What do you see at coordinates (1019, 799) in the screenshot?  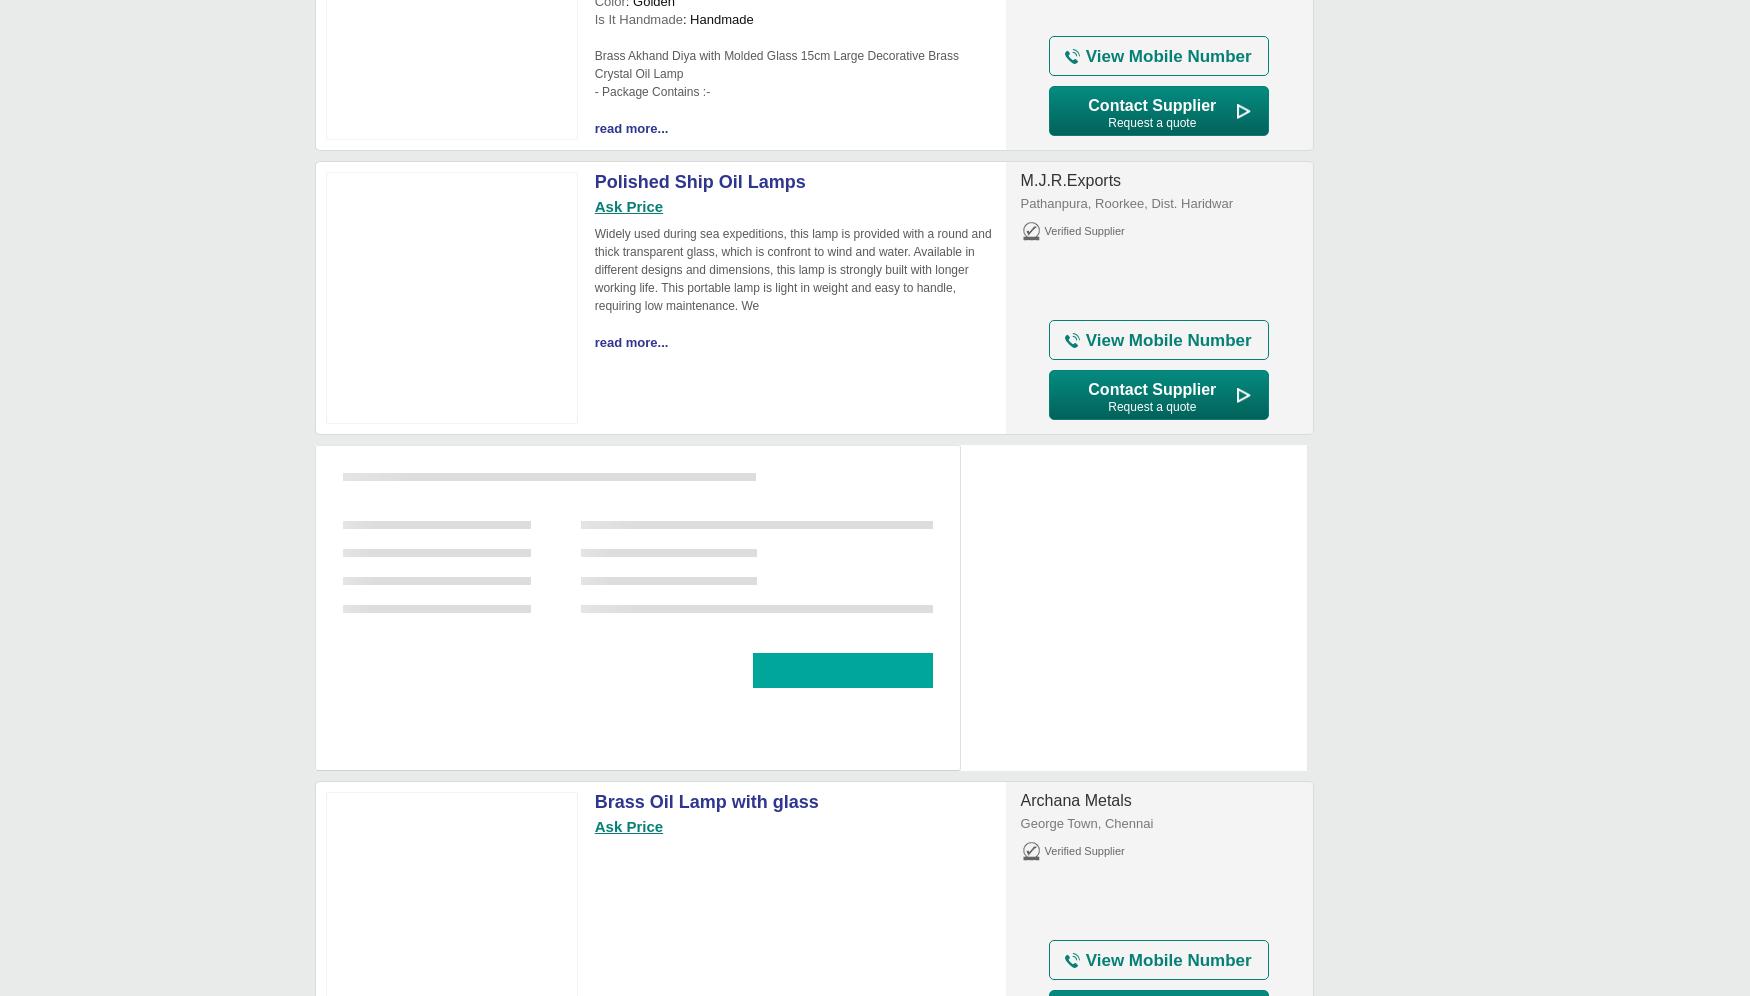 I see `'Archana Metals'` at bounding box center [1019, 799].